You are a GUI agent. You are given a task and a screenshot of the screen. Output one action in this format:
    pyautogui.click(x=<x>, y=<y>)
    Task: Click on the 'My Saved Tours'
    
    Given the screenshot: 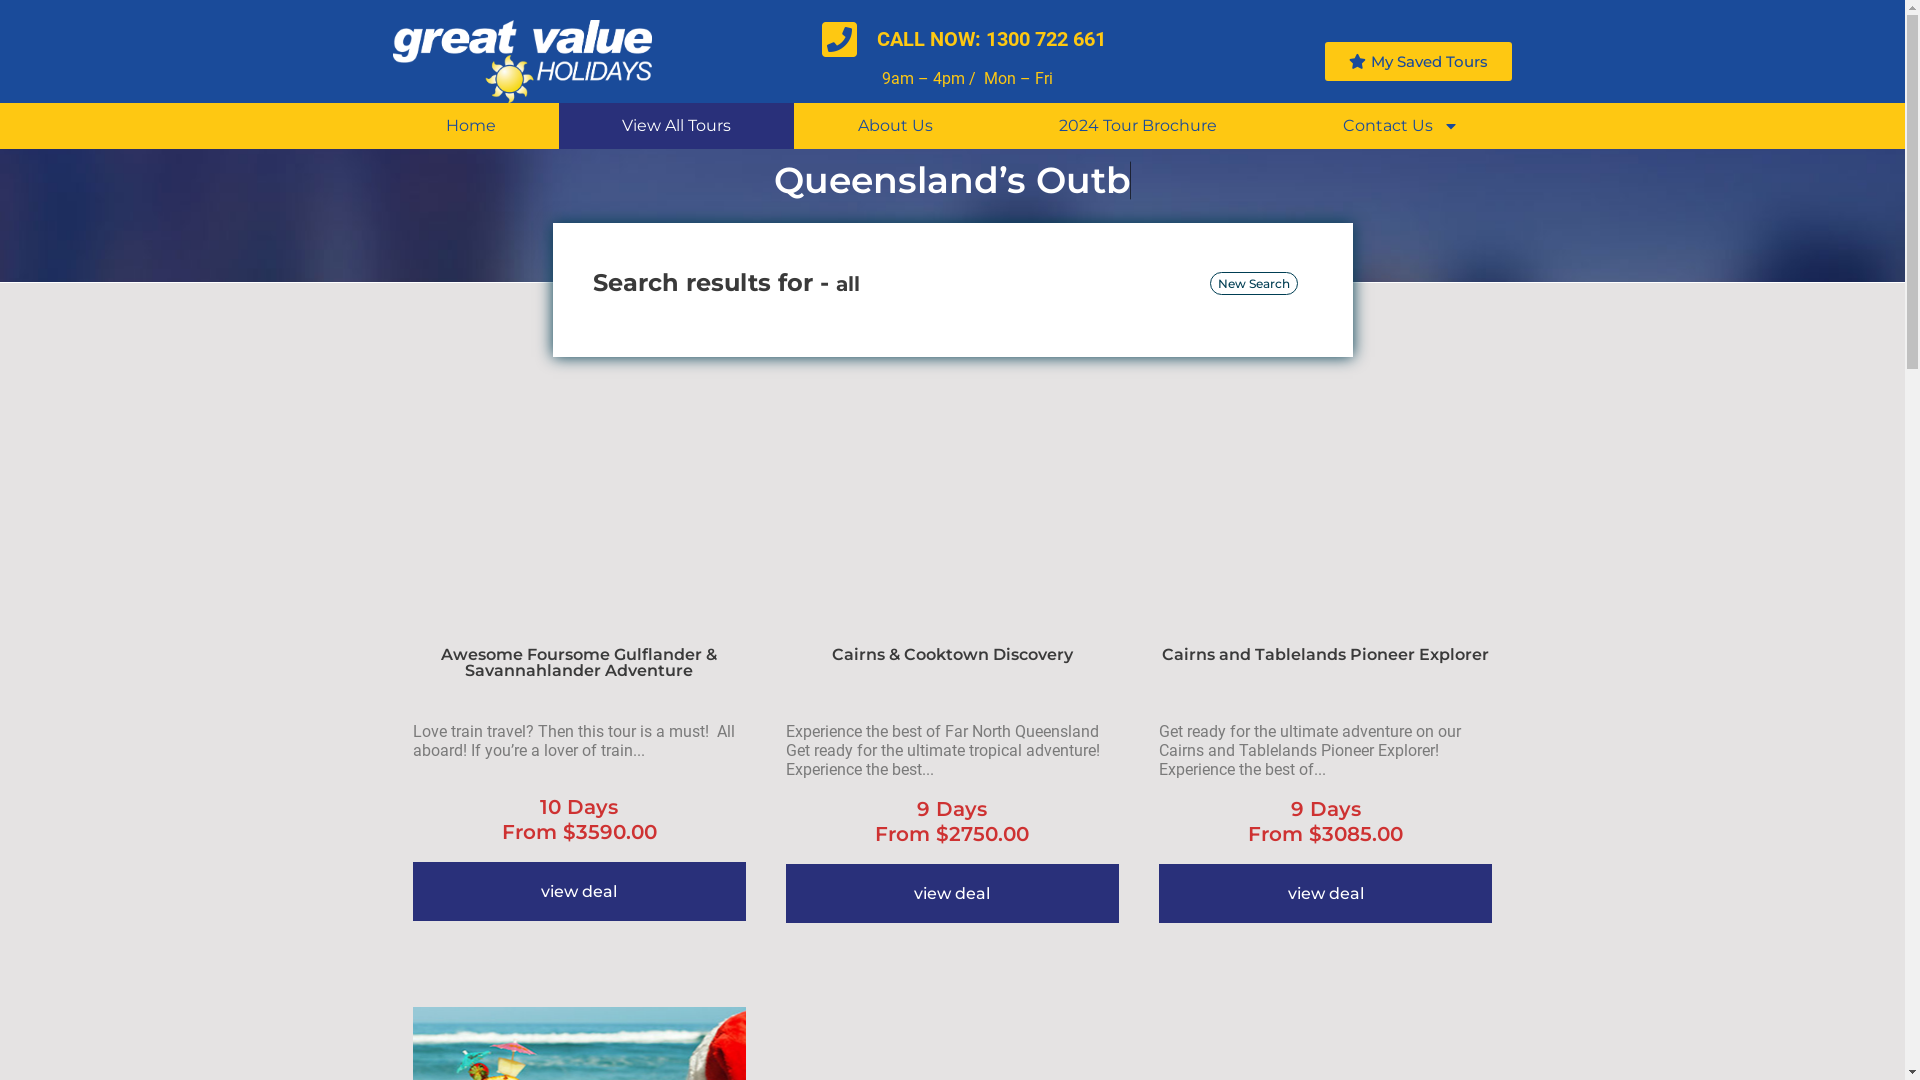 What is the action you would take?
    pyautogui.click(x=1417, y=60)
    